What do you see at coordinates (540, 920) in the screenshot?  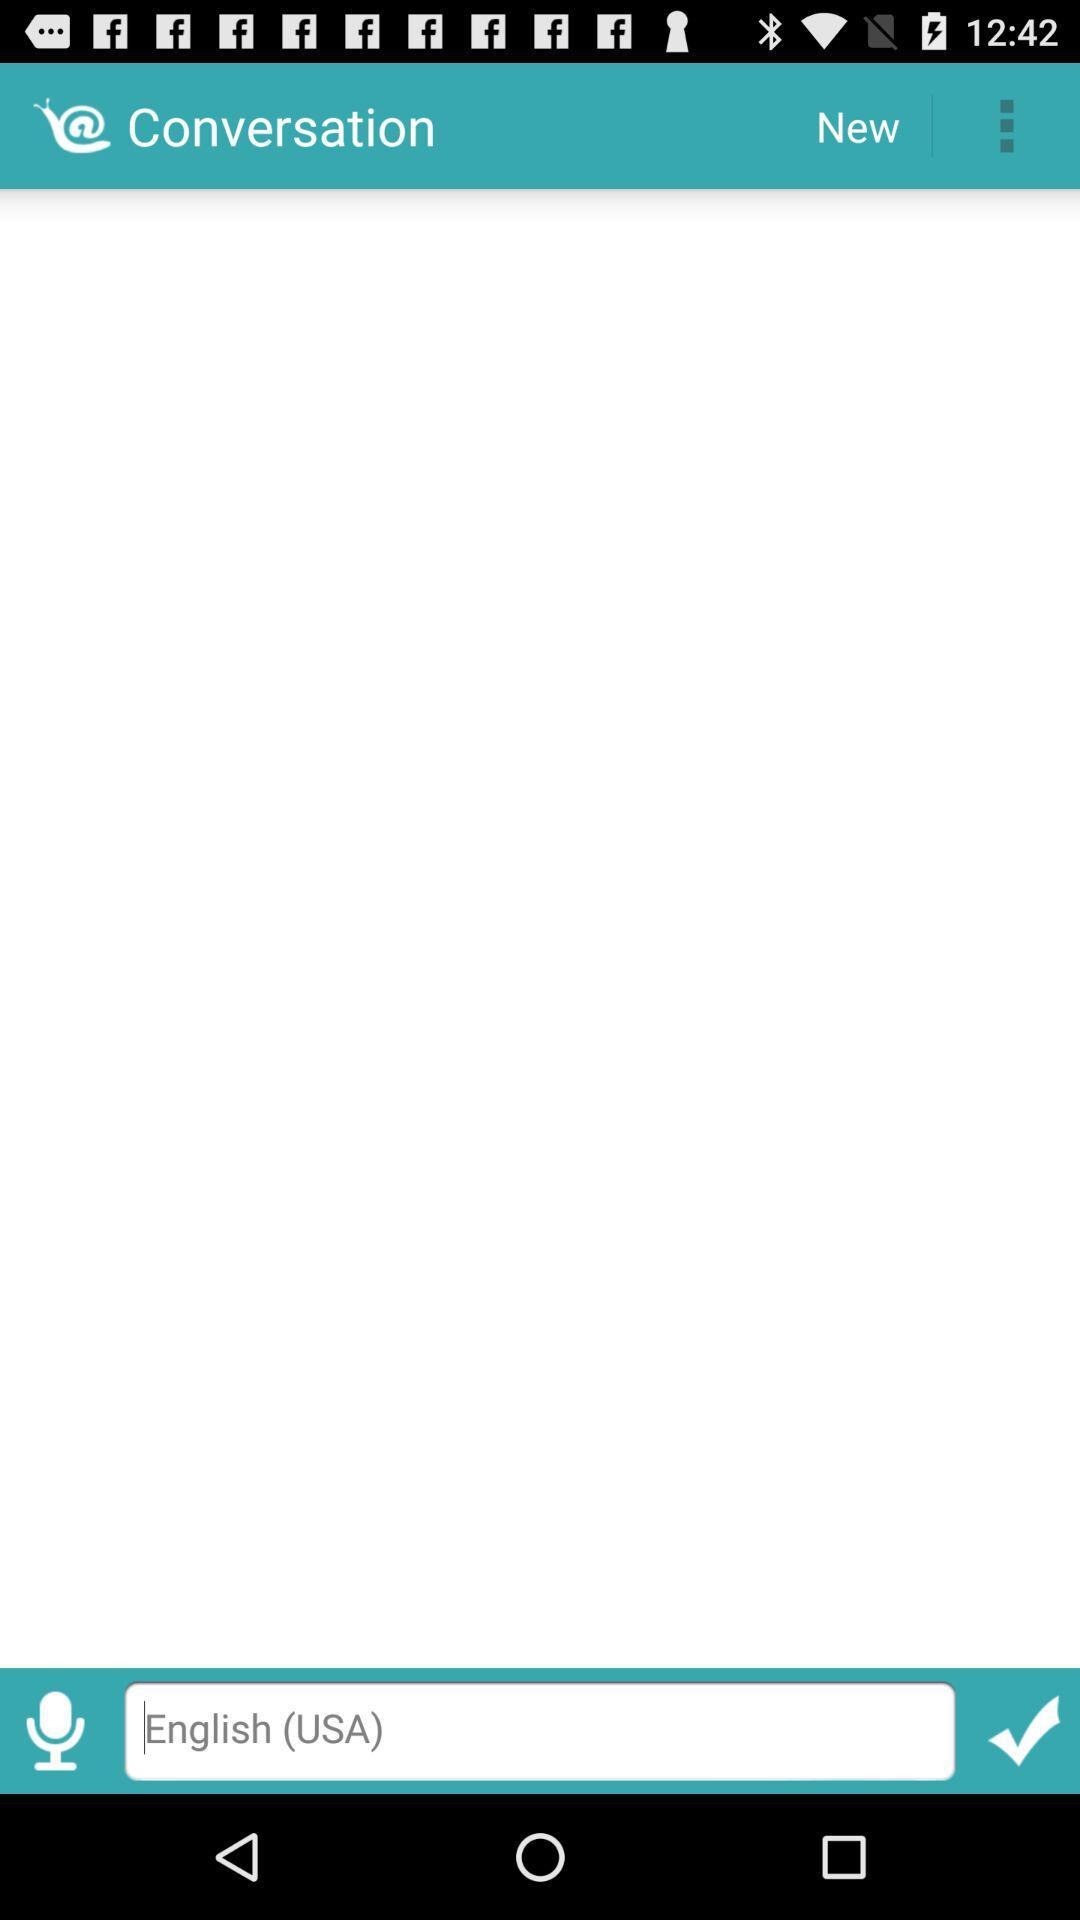 I see `box where chat conversation will be able to be read` at bounding box center [540, 920].